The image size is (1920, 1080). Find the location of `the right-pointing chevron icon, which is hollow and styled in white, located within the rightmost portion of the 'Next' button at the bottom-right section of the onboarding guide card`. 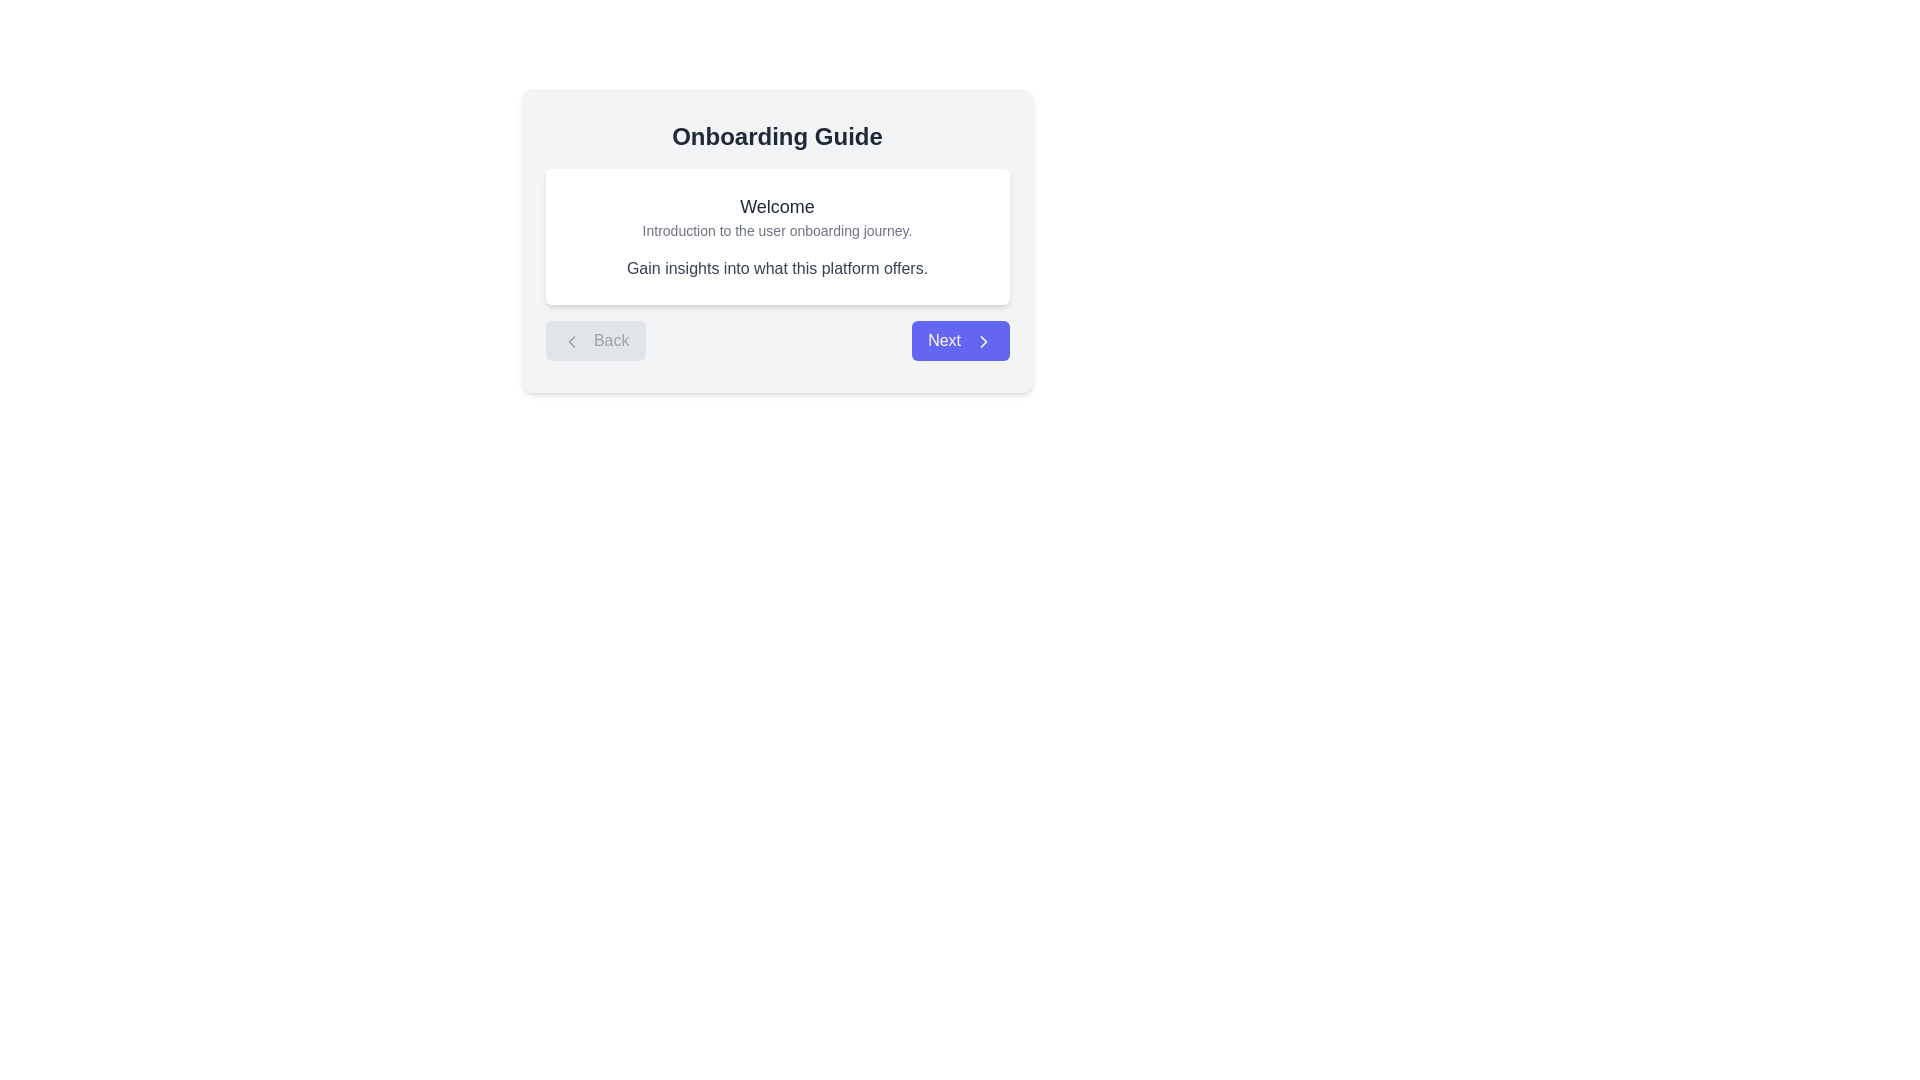

the right-pointing chevron icon, which is hollow and styled in white, located within the rightmost portion of the 'Next' button at the bottom-right section of the onboarding guide card is located at coordinates (983, 340).